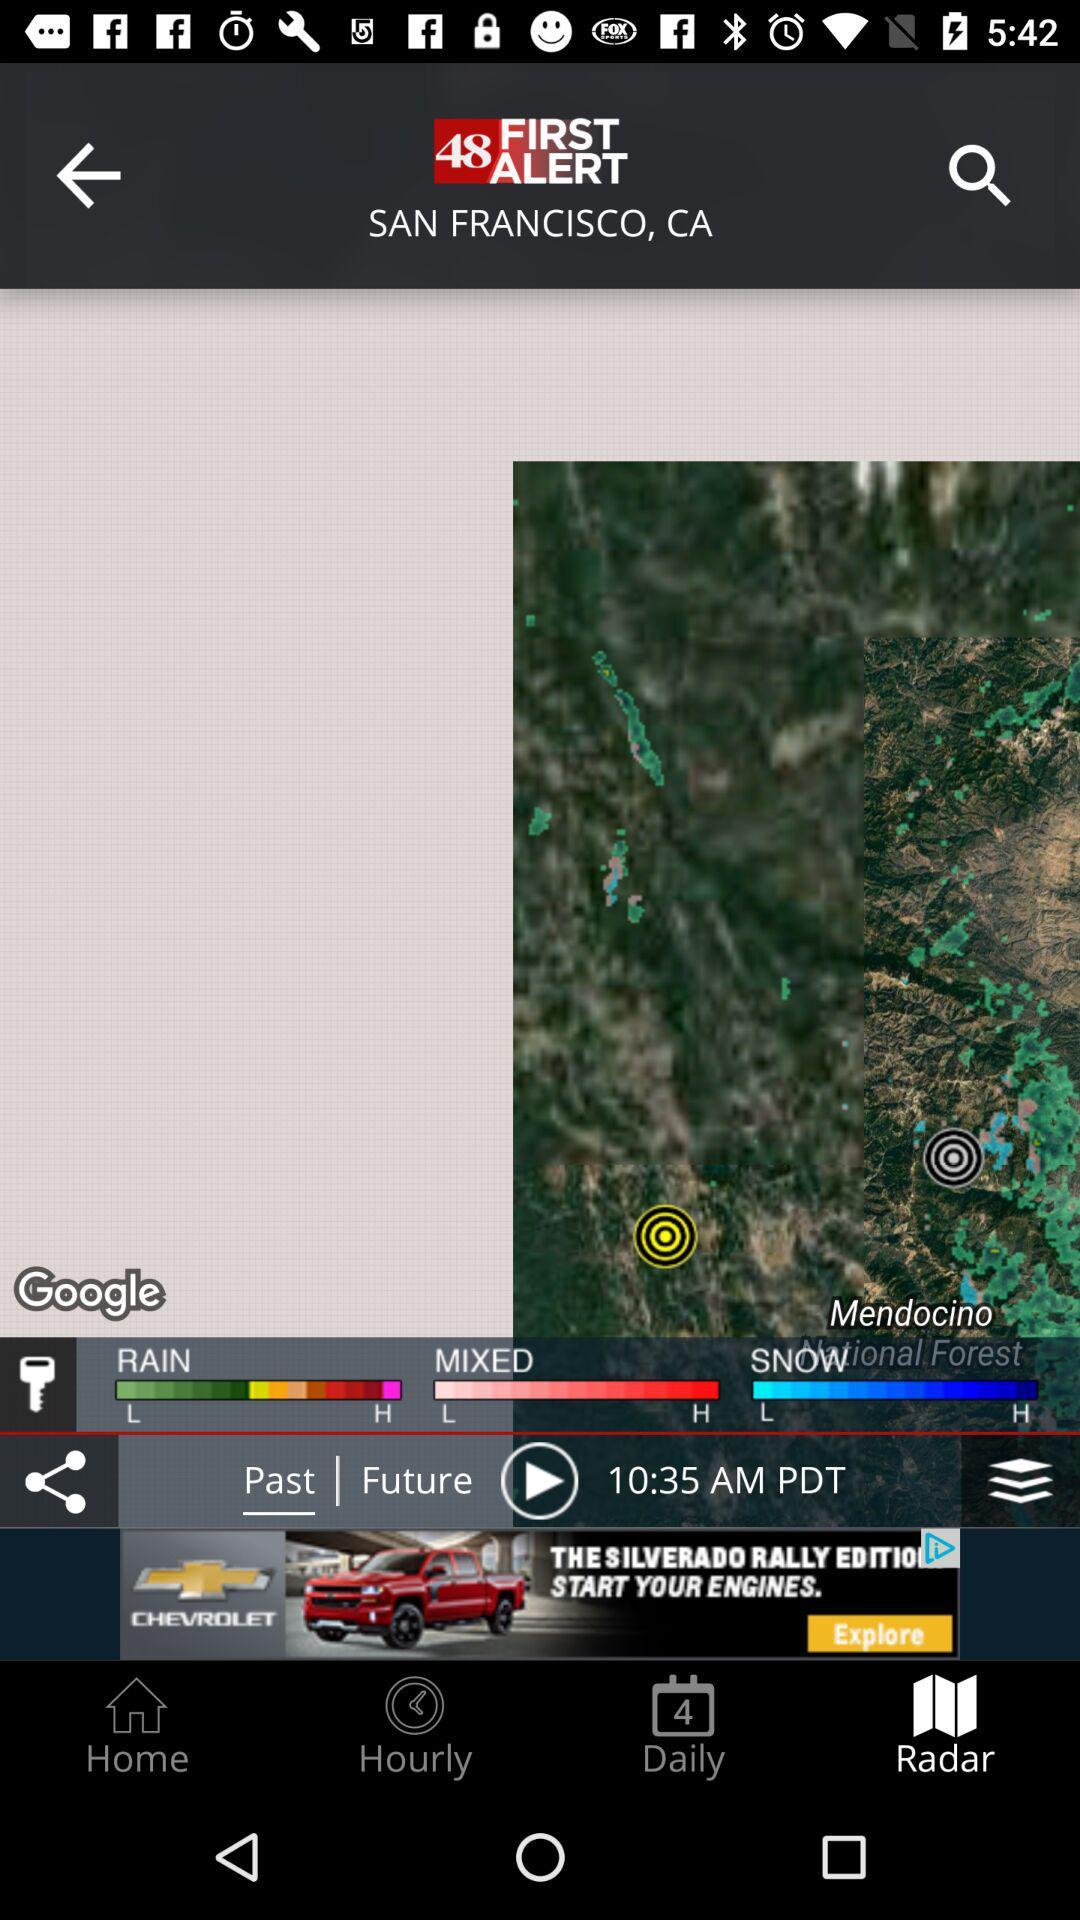  I want to click on the icon next to home radio button, so click(413, 1726).